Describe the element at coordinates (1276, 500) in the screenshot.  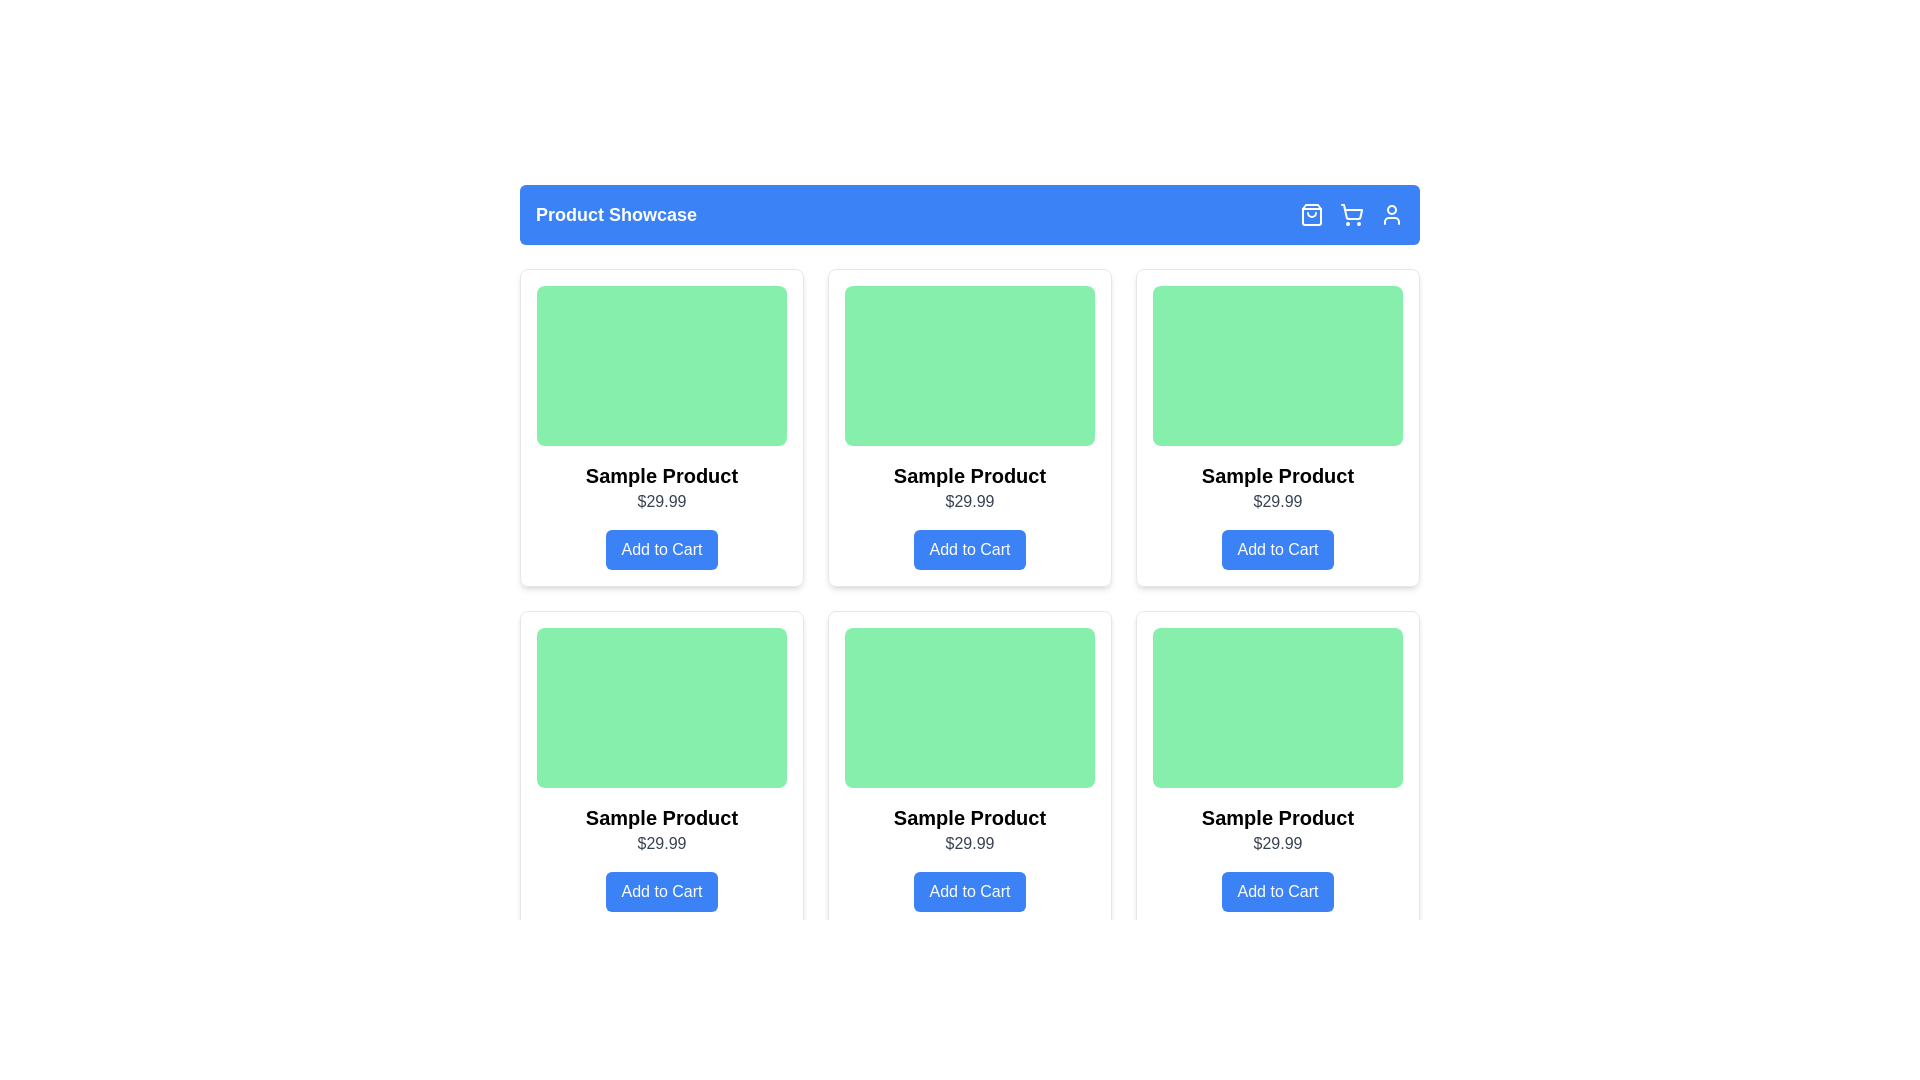
I see `the price label of the product card located in the third column of the top row, directly beneath the title 'Sample Product'` at that location.